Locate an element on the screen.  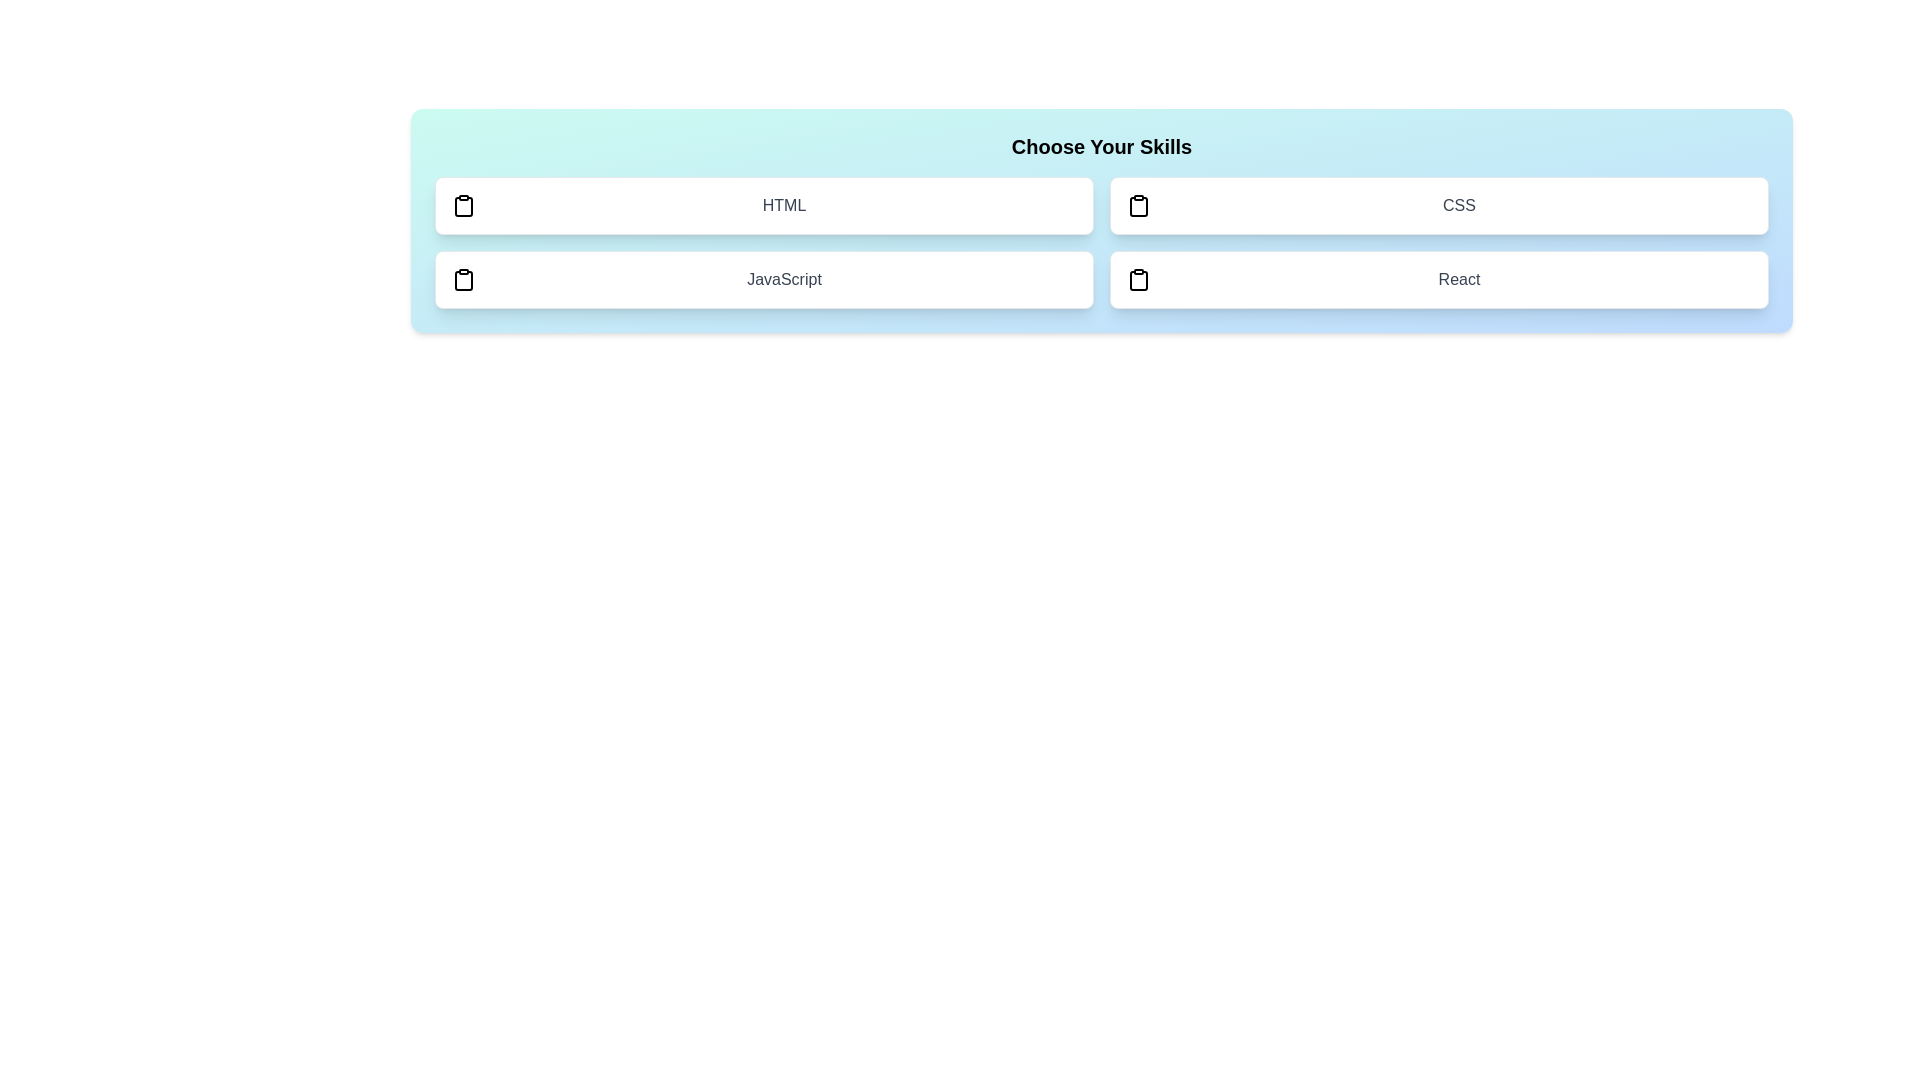
the skill CSS to toggle its selection state is located at coordinates (1438, 205).